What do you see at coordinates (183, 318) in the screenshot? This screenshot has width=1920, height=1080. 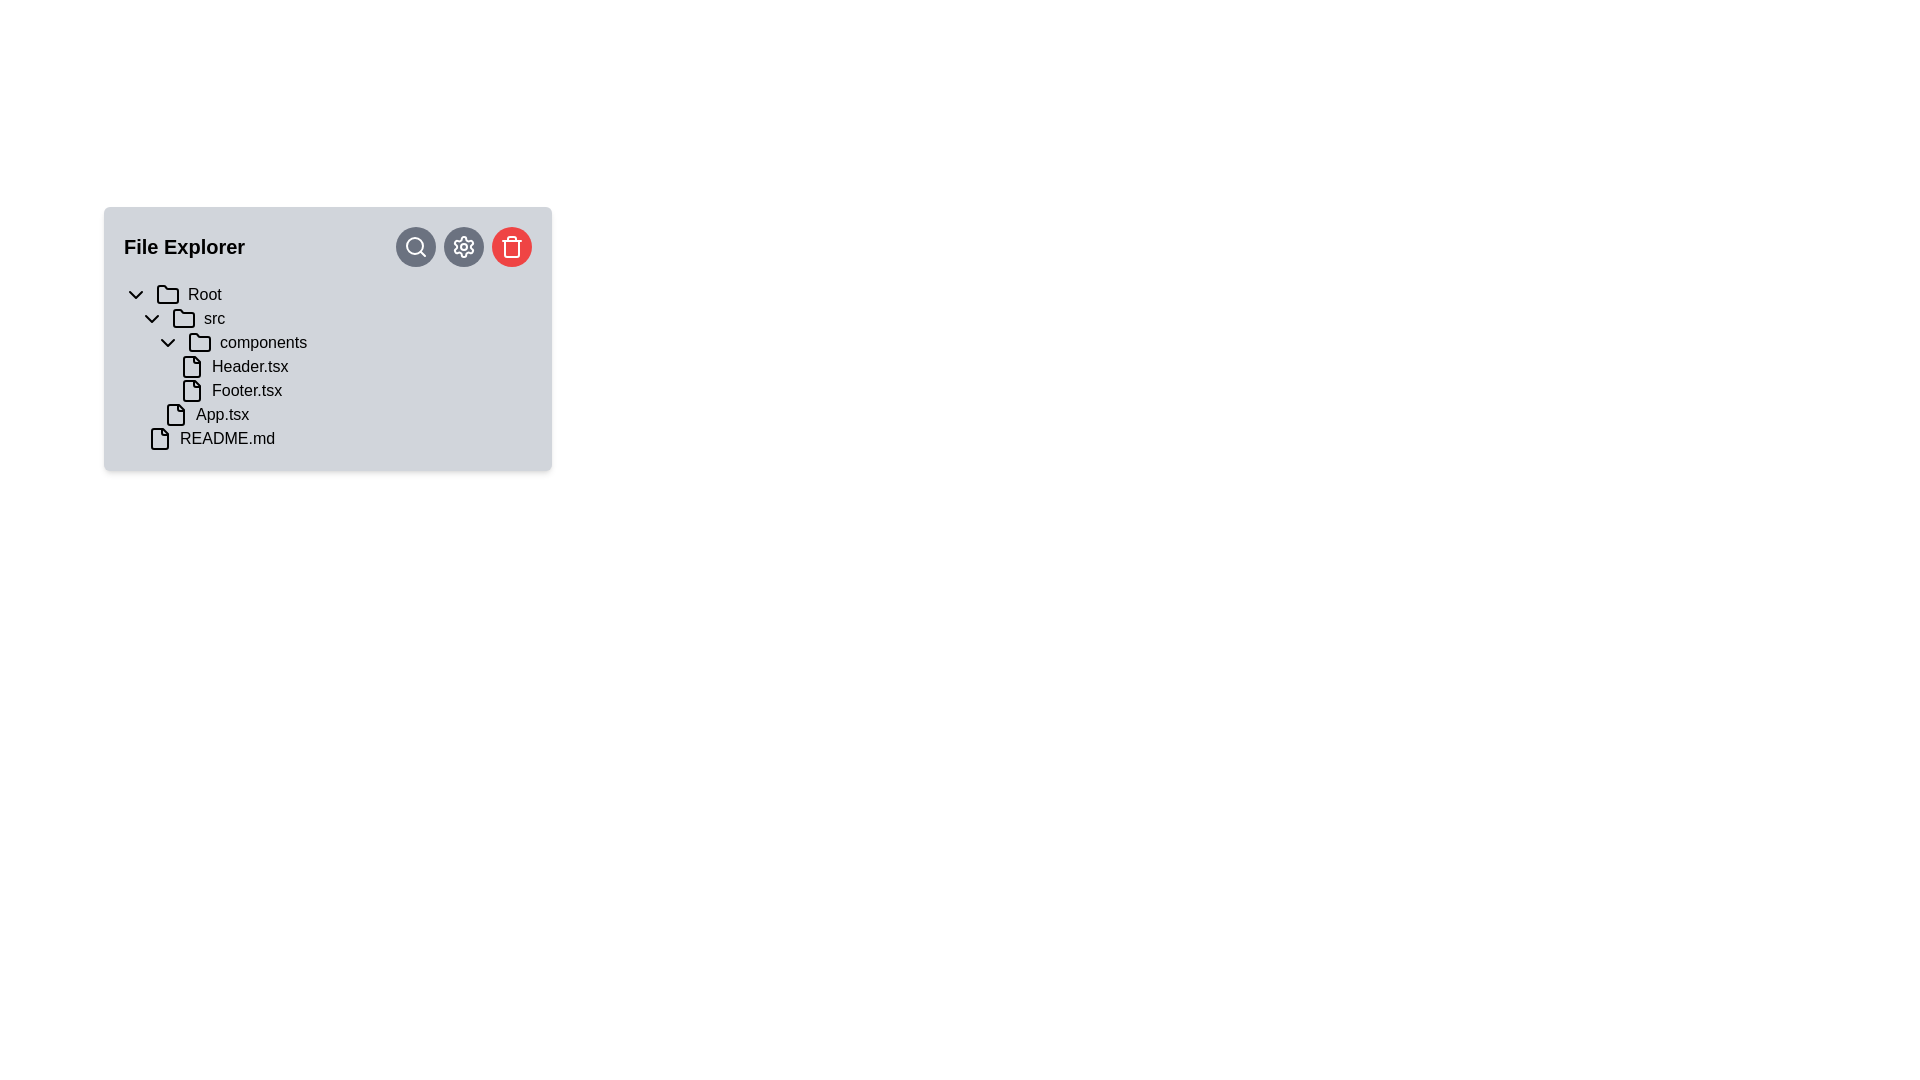 I see `the visual indicator icon of the 'src' folder located in the 'File Explorer' interface, positioned between the downward chevron icon and the 'src' label` at bounding box center [183, 318].